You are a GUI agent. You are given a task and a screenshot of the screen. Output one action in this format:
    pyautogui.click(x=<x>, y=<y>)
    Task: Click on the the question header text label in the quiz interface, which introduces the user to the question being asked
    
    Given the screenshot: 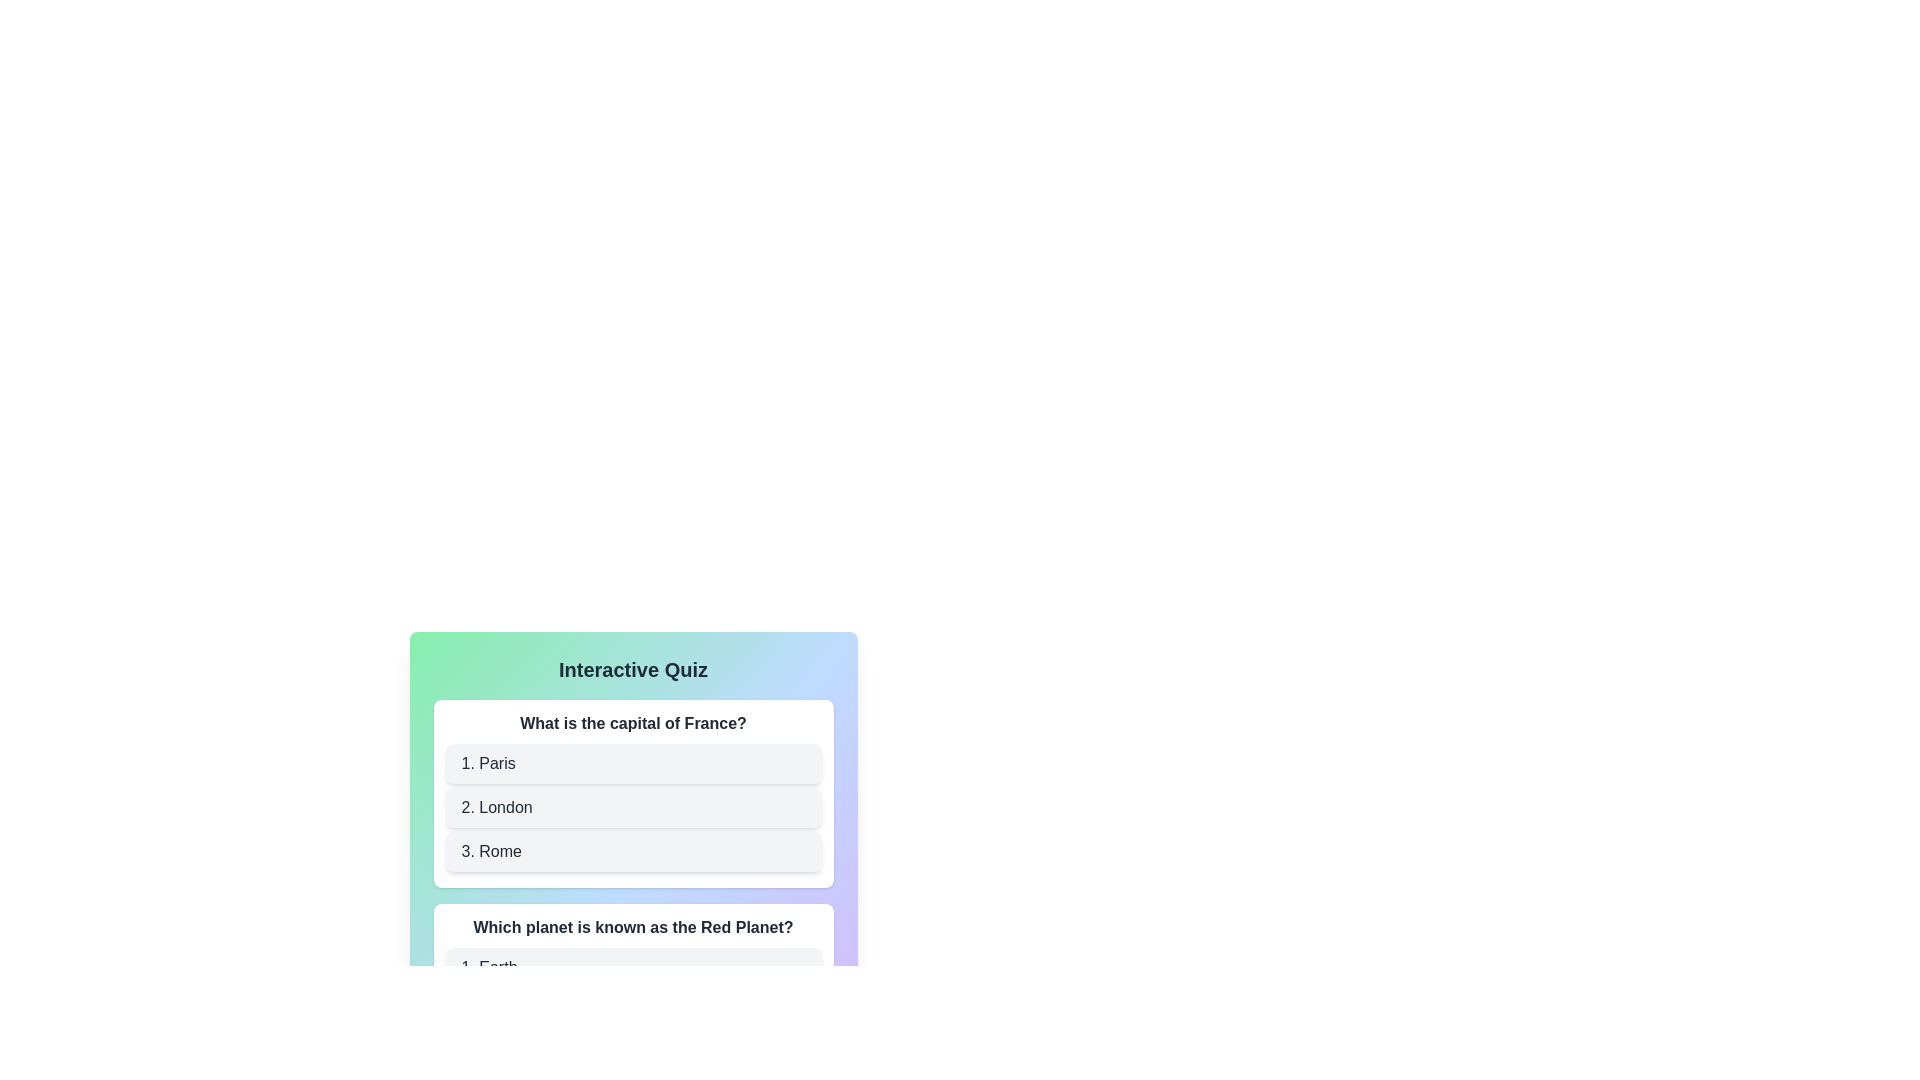 What is the action you would take?
    pyautogui.click(x=632, y=928)
    